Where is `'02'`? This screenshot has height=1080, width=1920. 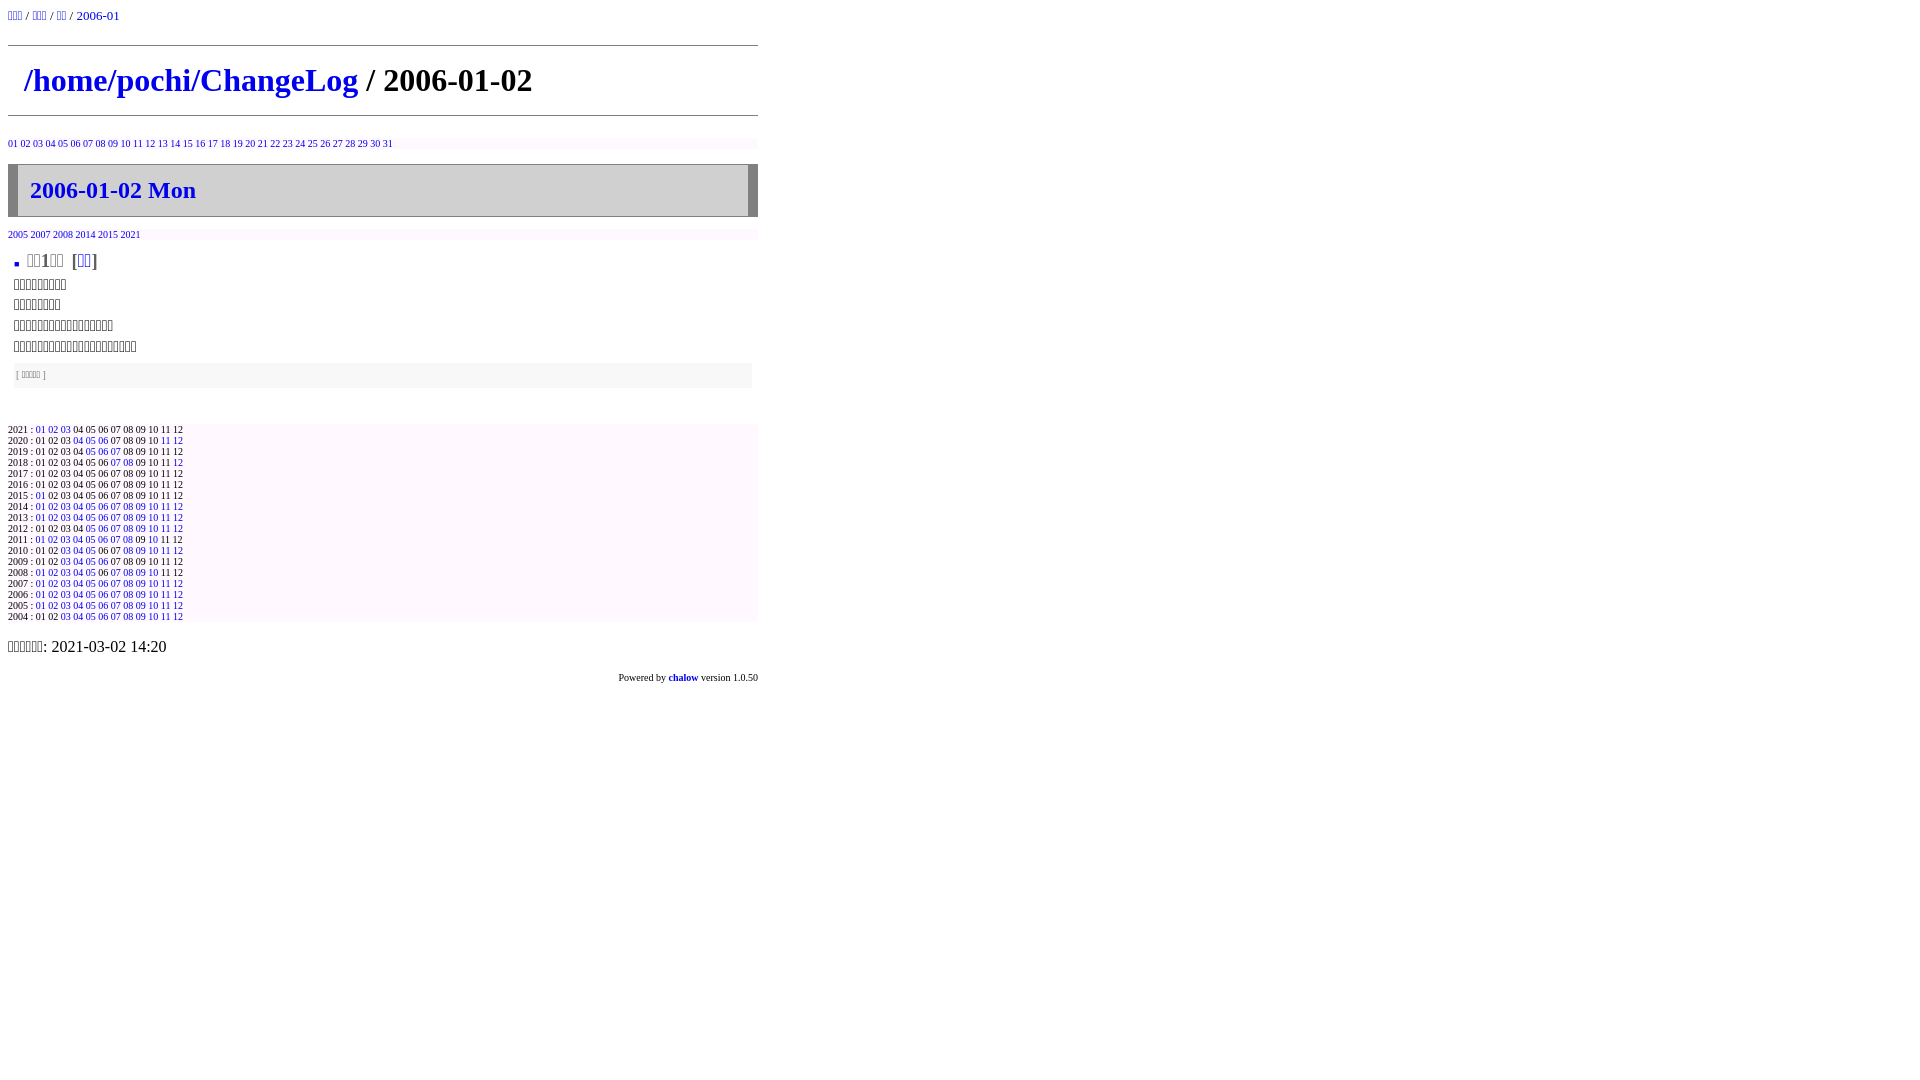 '02' is located at coordinates (52, 516).